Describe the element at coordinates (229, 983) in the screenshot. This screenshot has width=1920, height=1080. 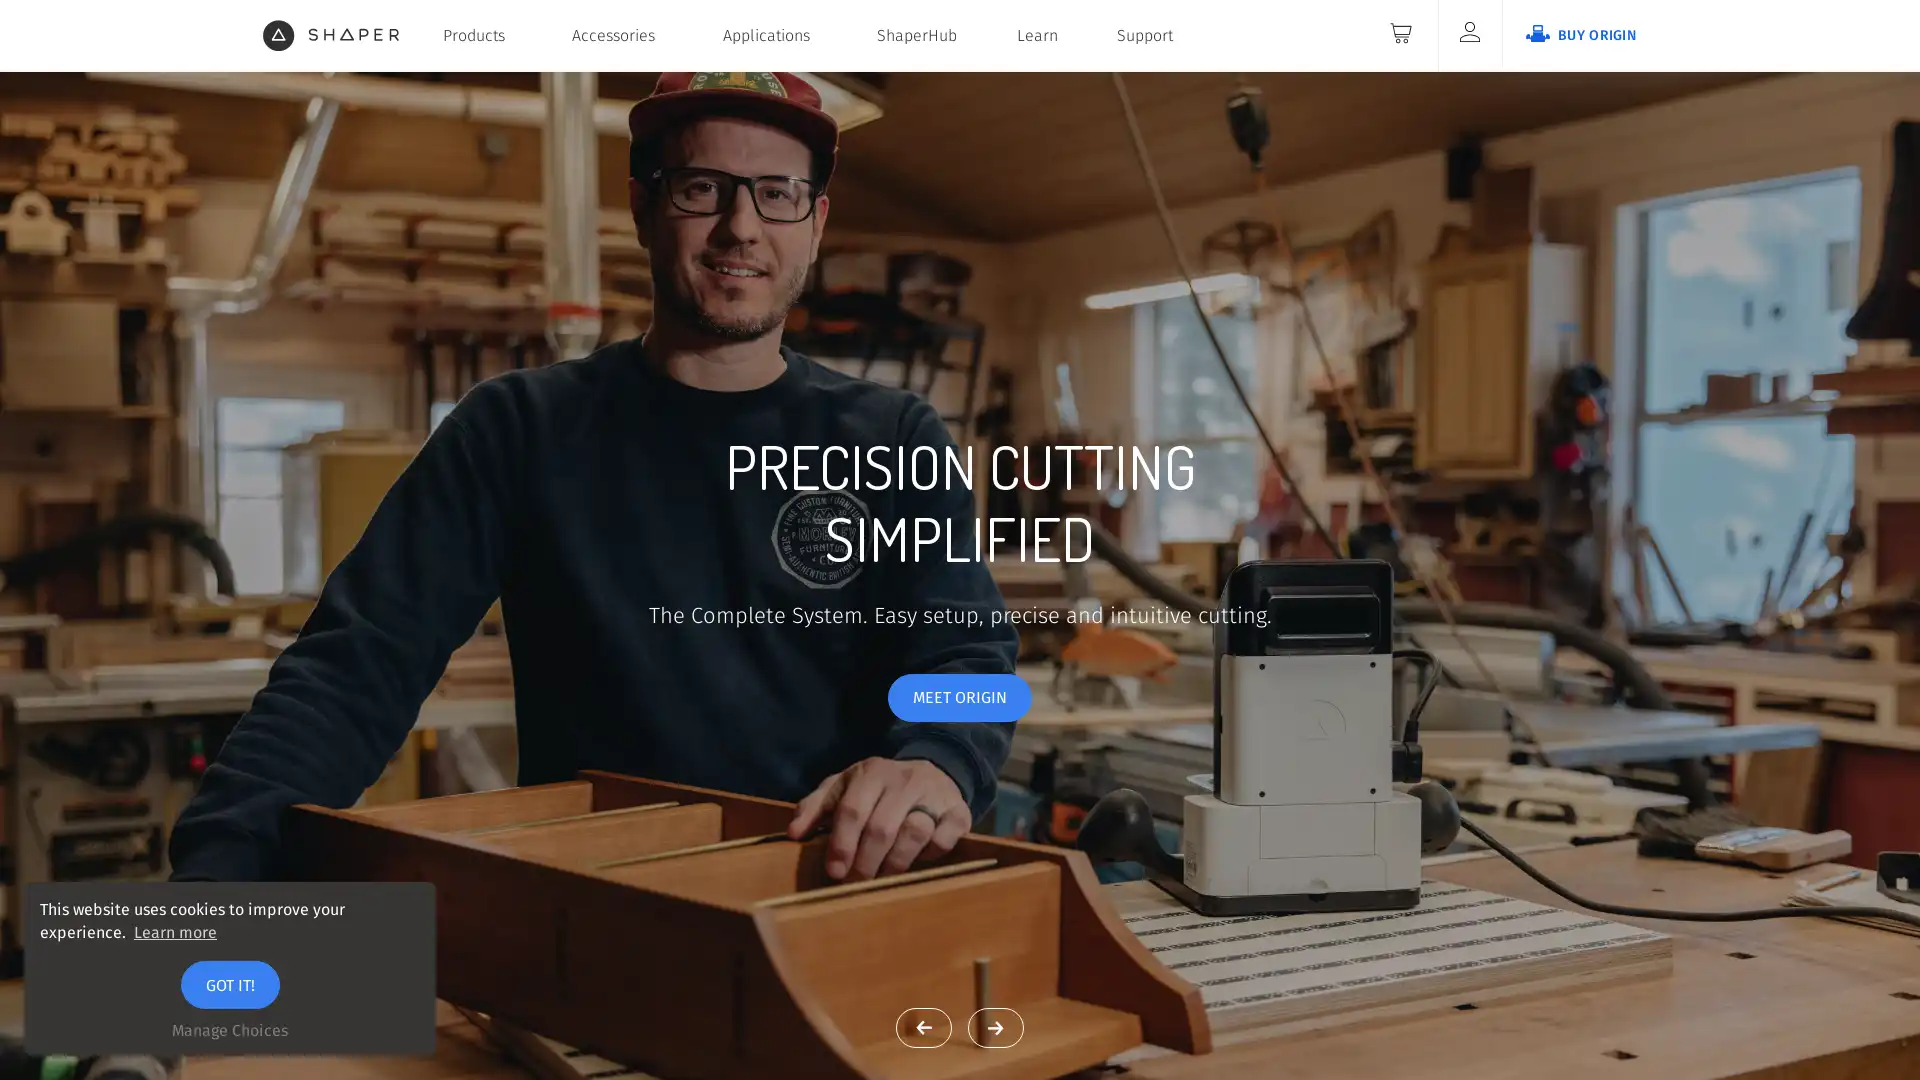
I see `GOT IT!` at that location.